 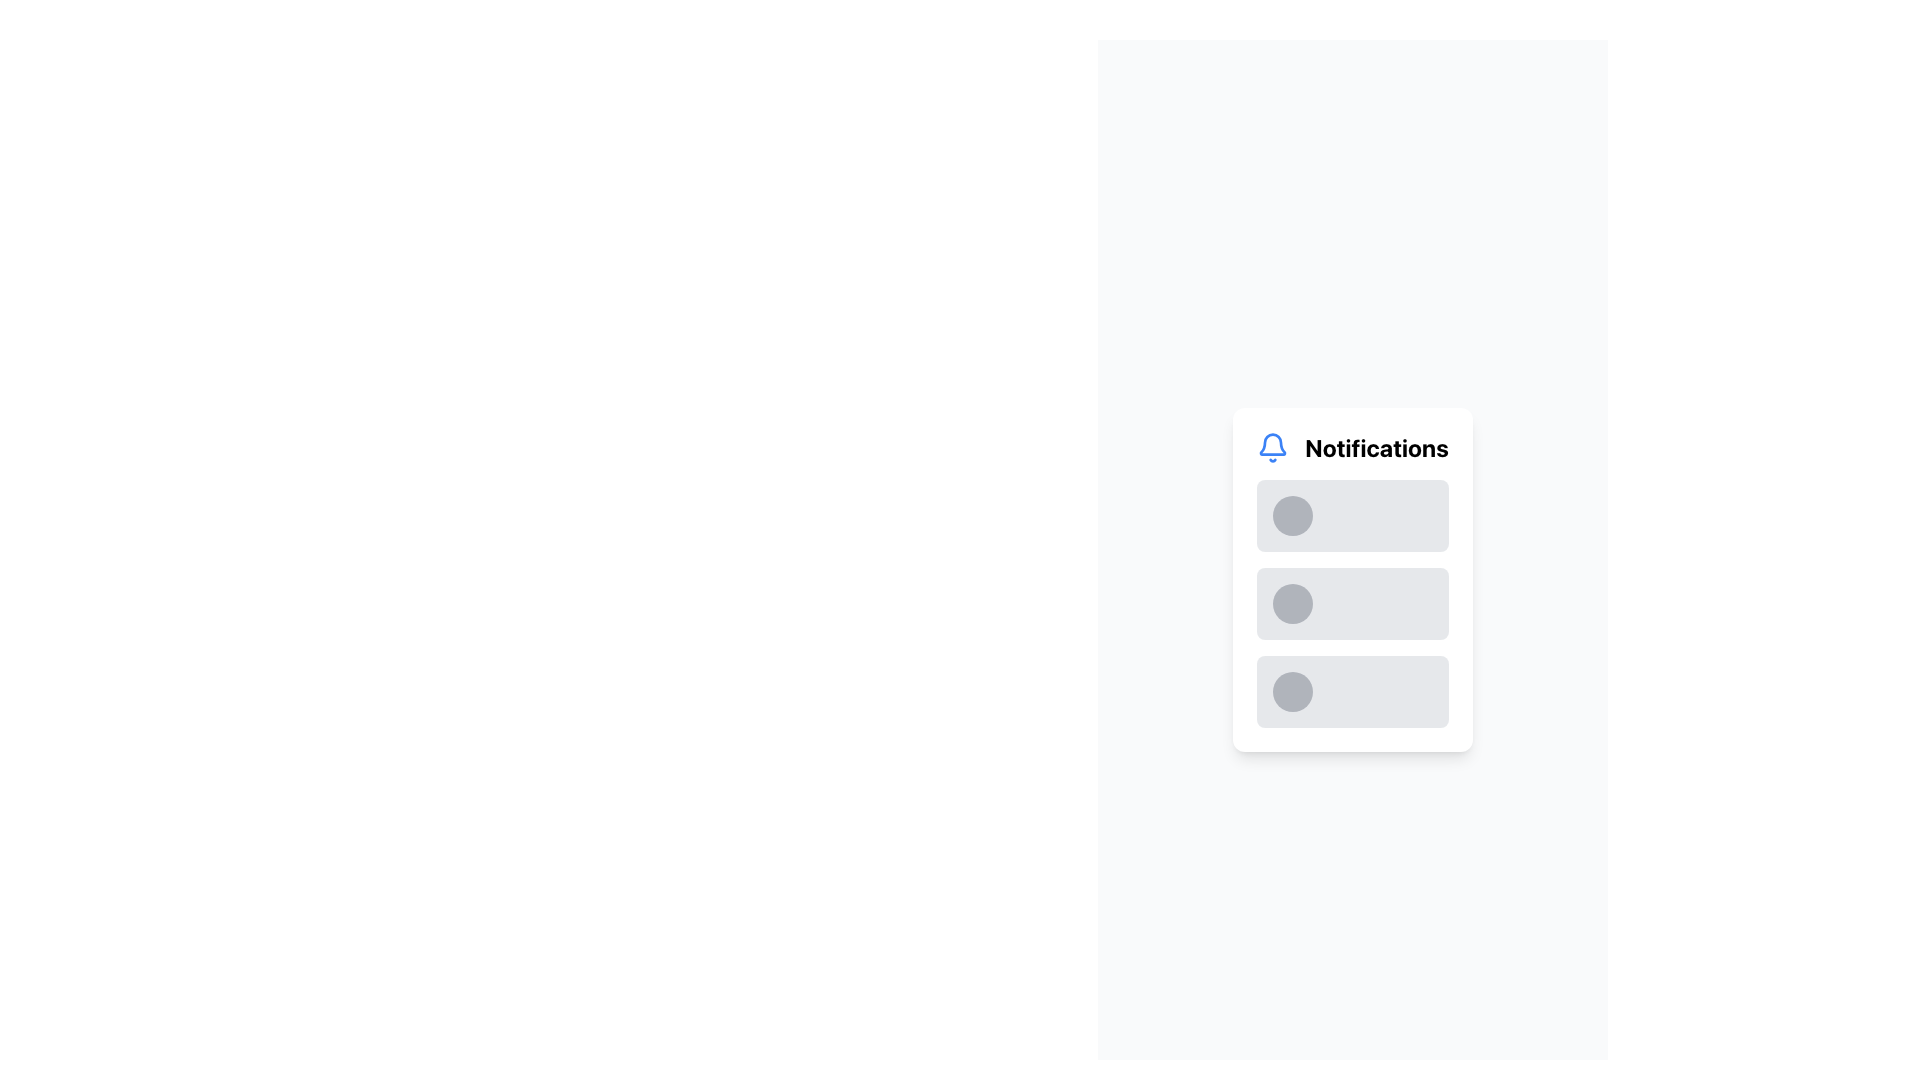 What do you see at coordinates (1353, 446) in the screenshot?
I see `the Notifications header element which features a blue bell icon on the left and bold black text on the right` at bounding box center [1353, 446].